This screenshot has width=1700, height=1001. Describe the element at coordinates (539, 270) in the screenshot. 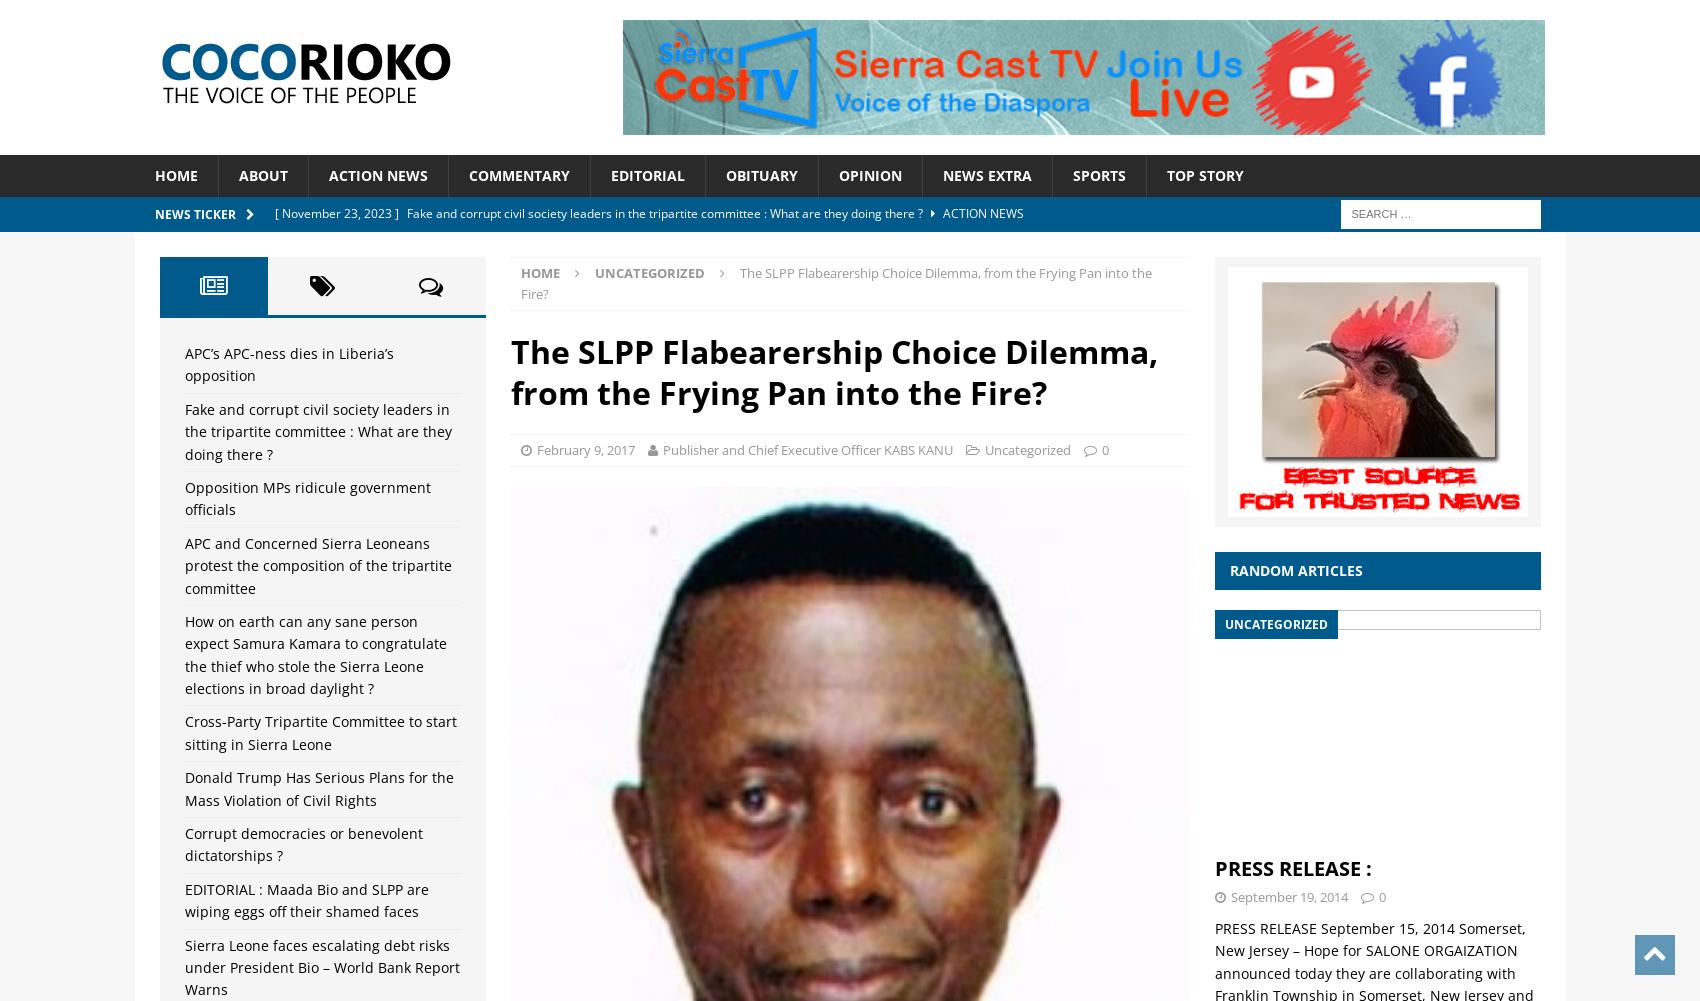

I see `'Home'` at that location.